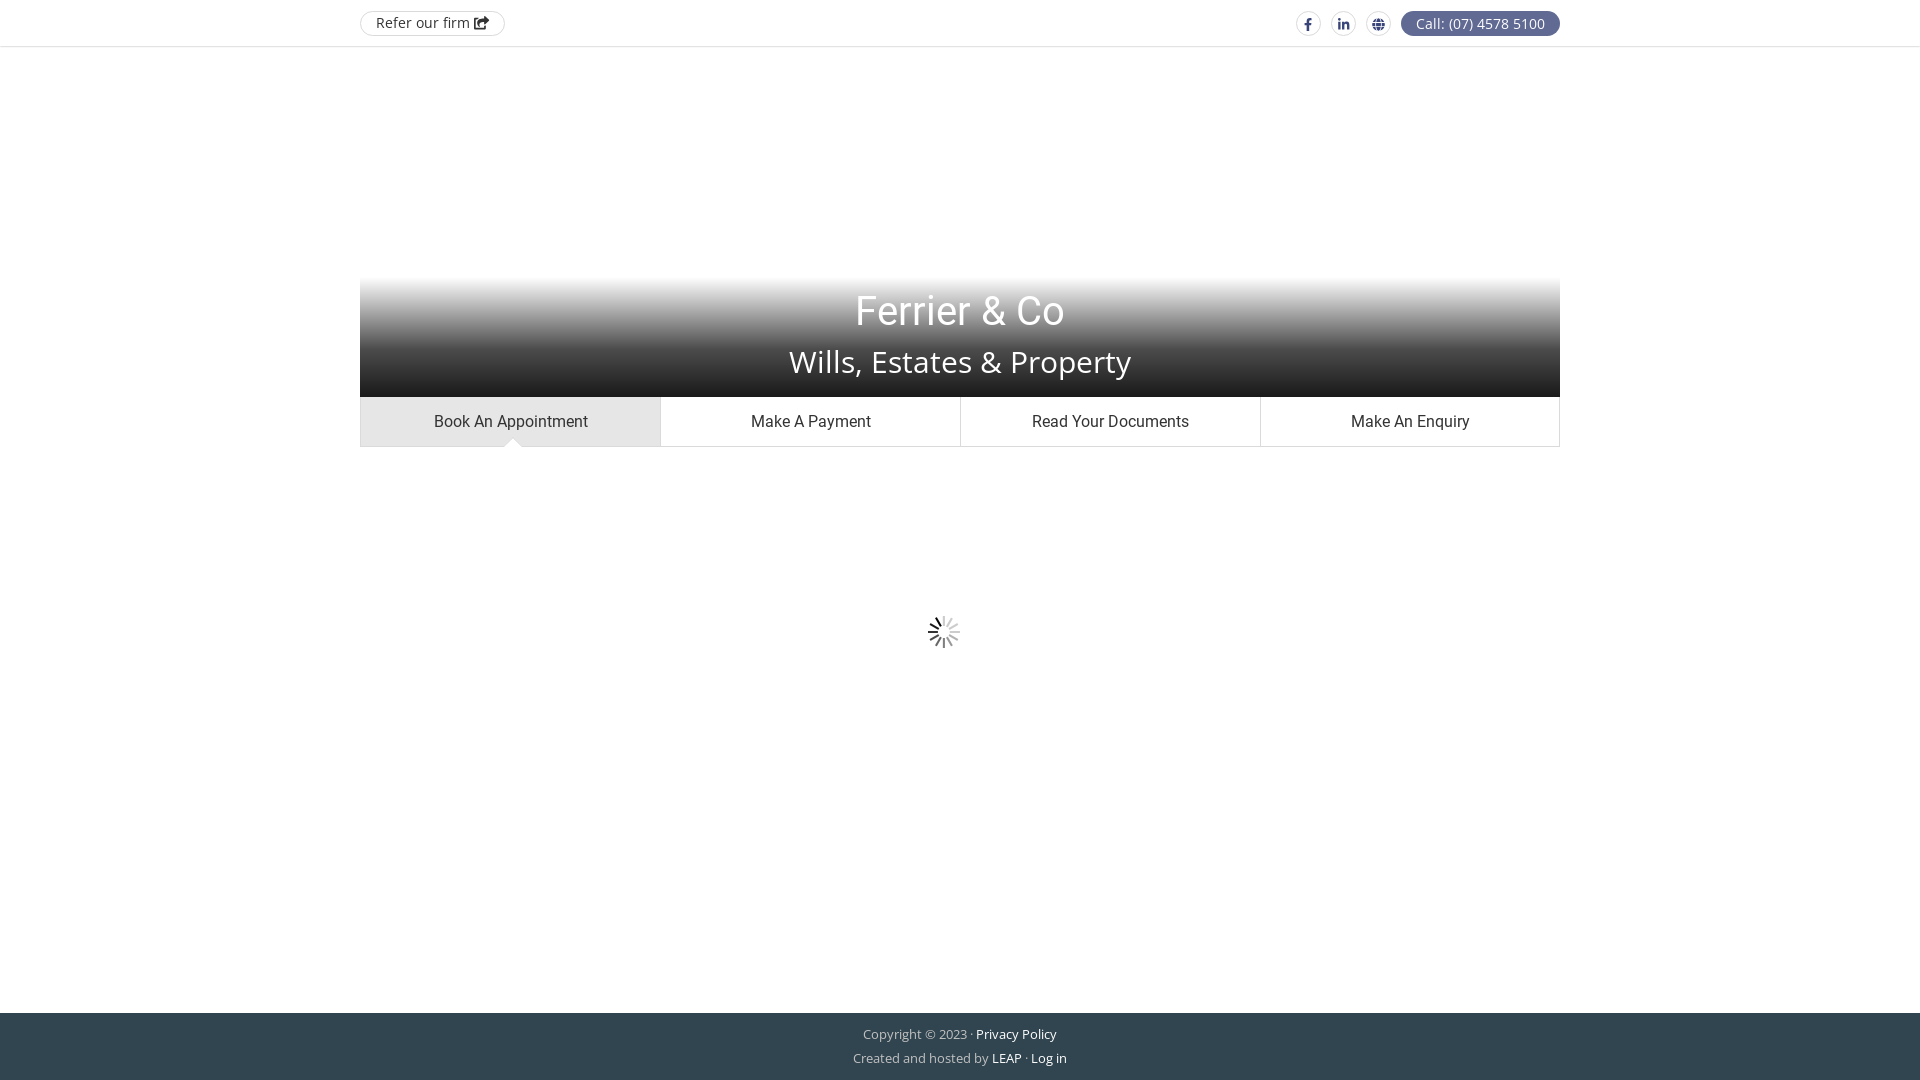  What do you see at coordinates (0, 0) in the screenshot?
I see `'Skip to main content'` at bounding box center [0, 0].